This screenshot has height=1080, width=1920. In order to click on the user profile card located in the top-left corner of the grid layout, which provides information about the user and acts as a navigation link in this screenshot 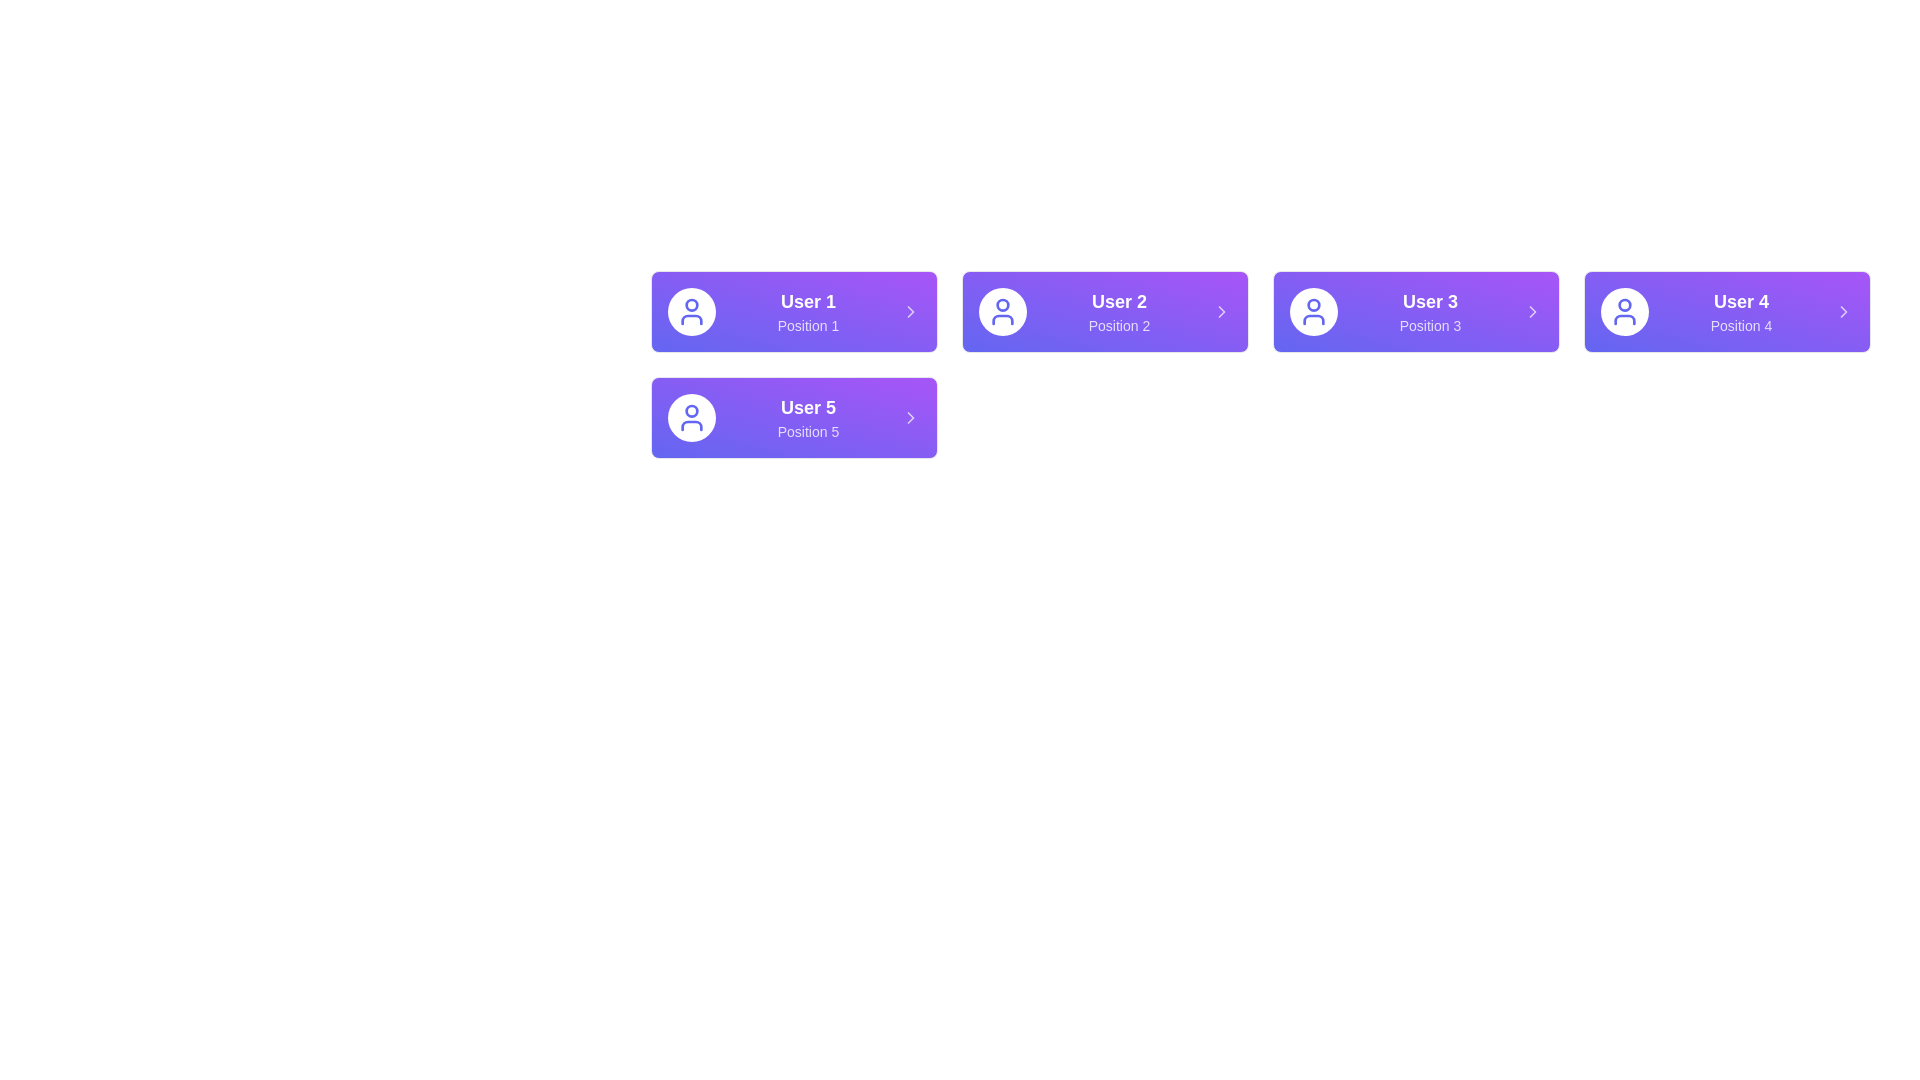, I will do `click(793, 312)`.